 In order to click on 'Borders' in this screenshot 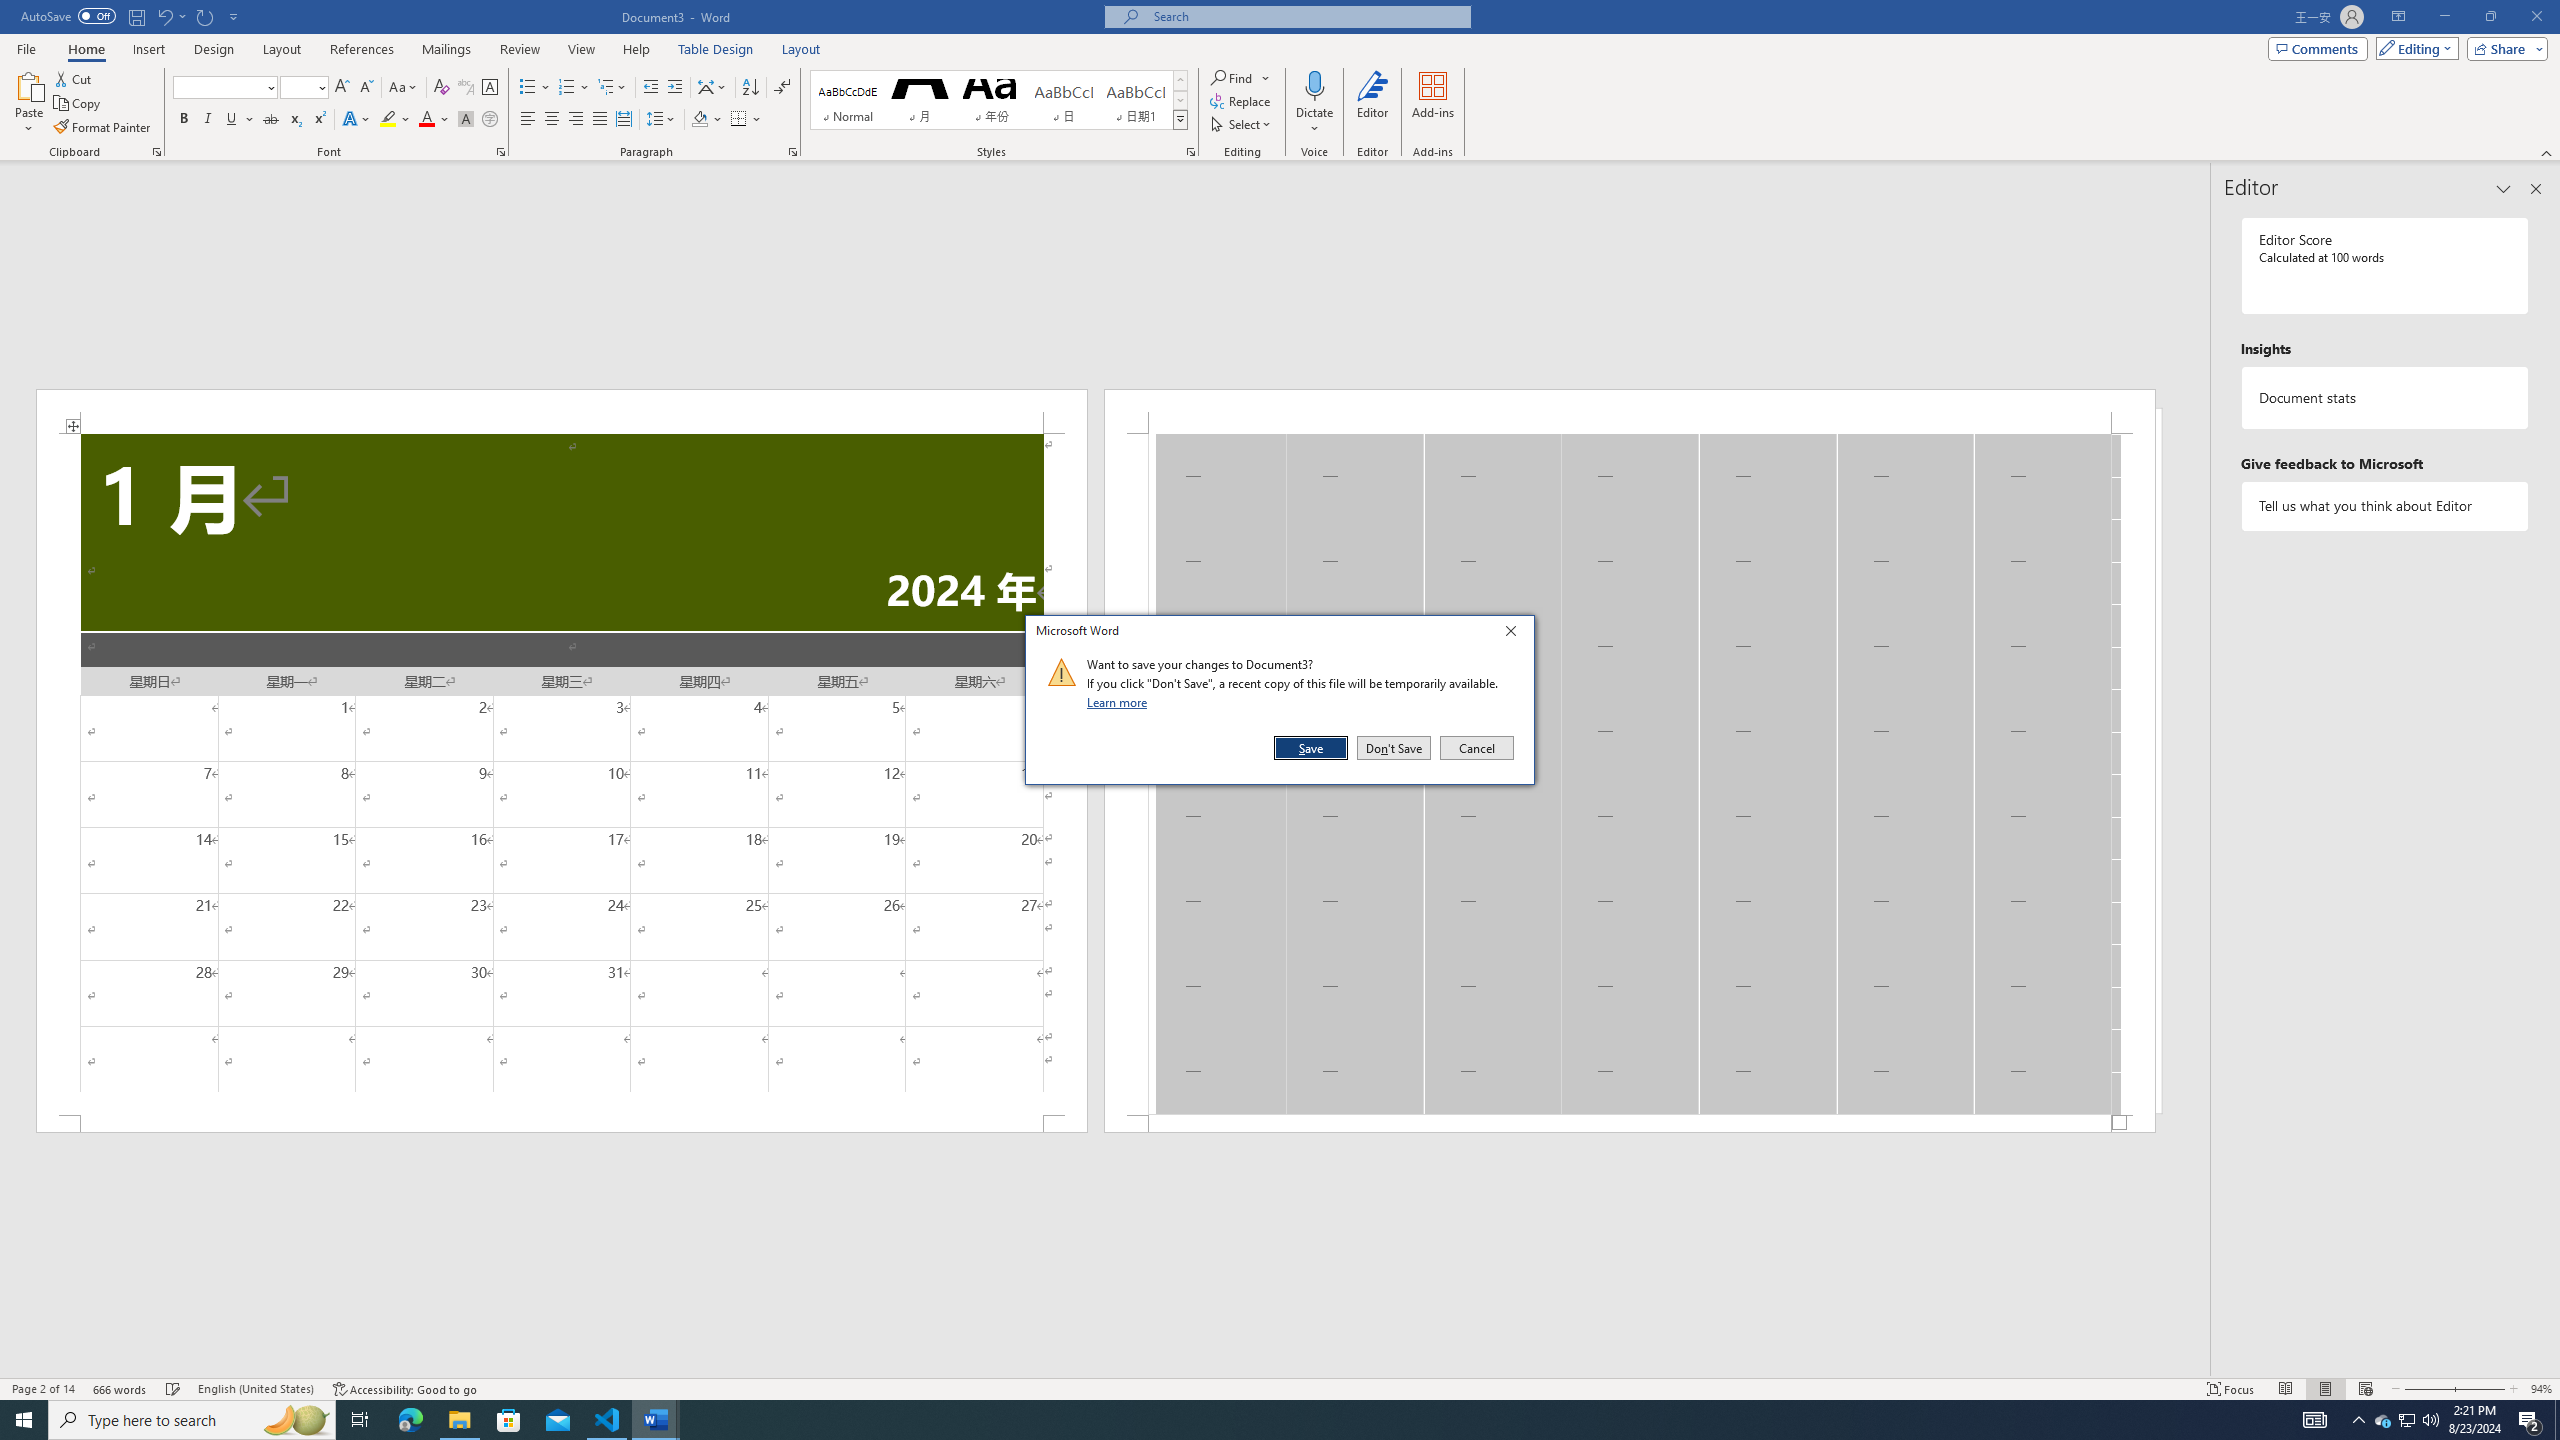, I will do `click(745, 118)`.